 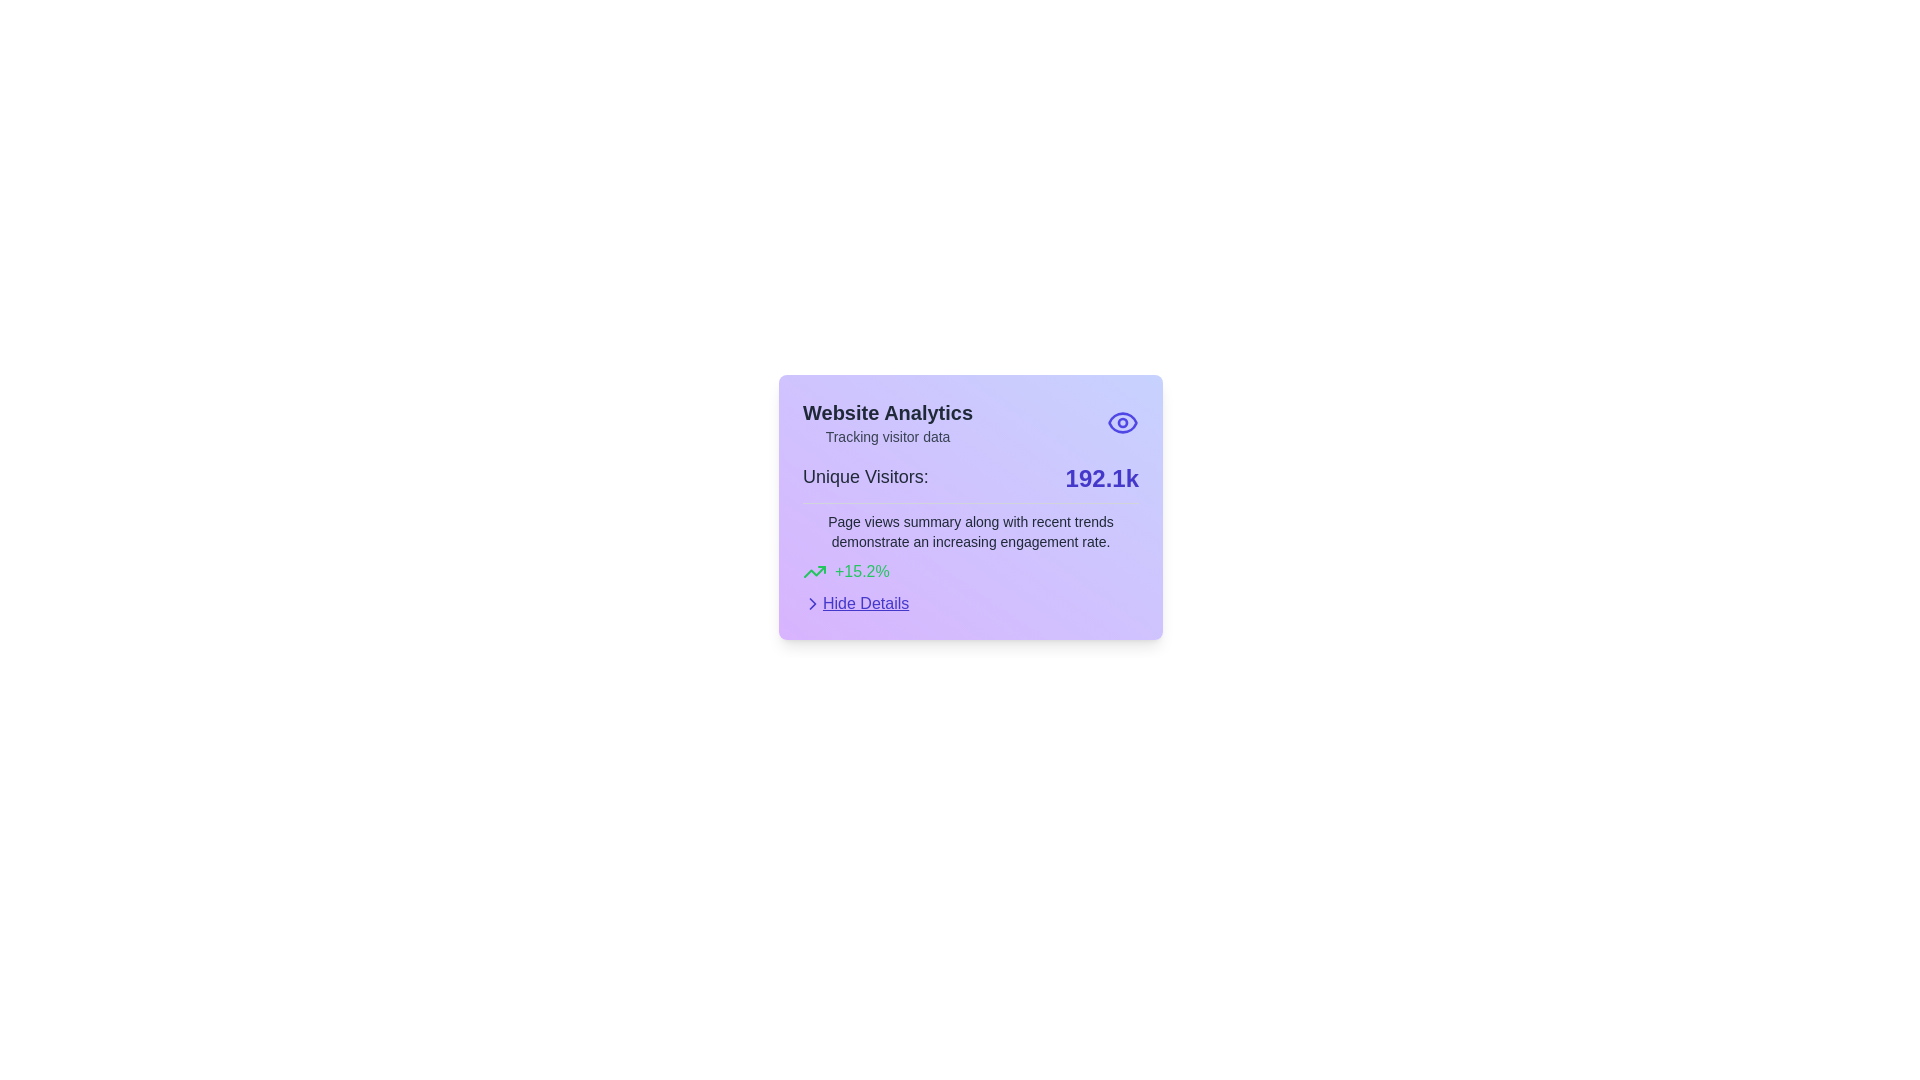 I want to click on the eye-shaped SVG icon representing visibility functionality located in the upper-right corner of the 'Website Analytics' box, so click(x=1123, y=422).